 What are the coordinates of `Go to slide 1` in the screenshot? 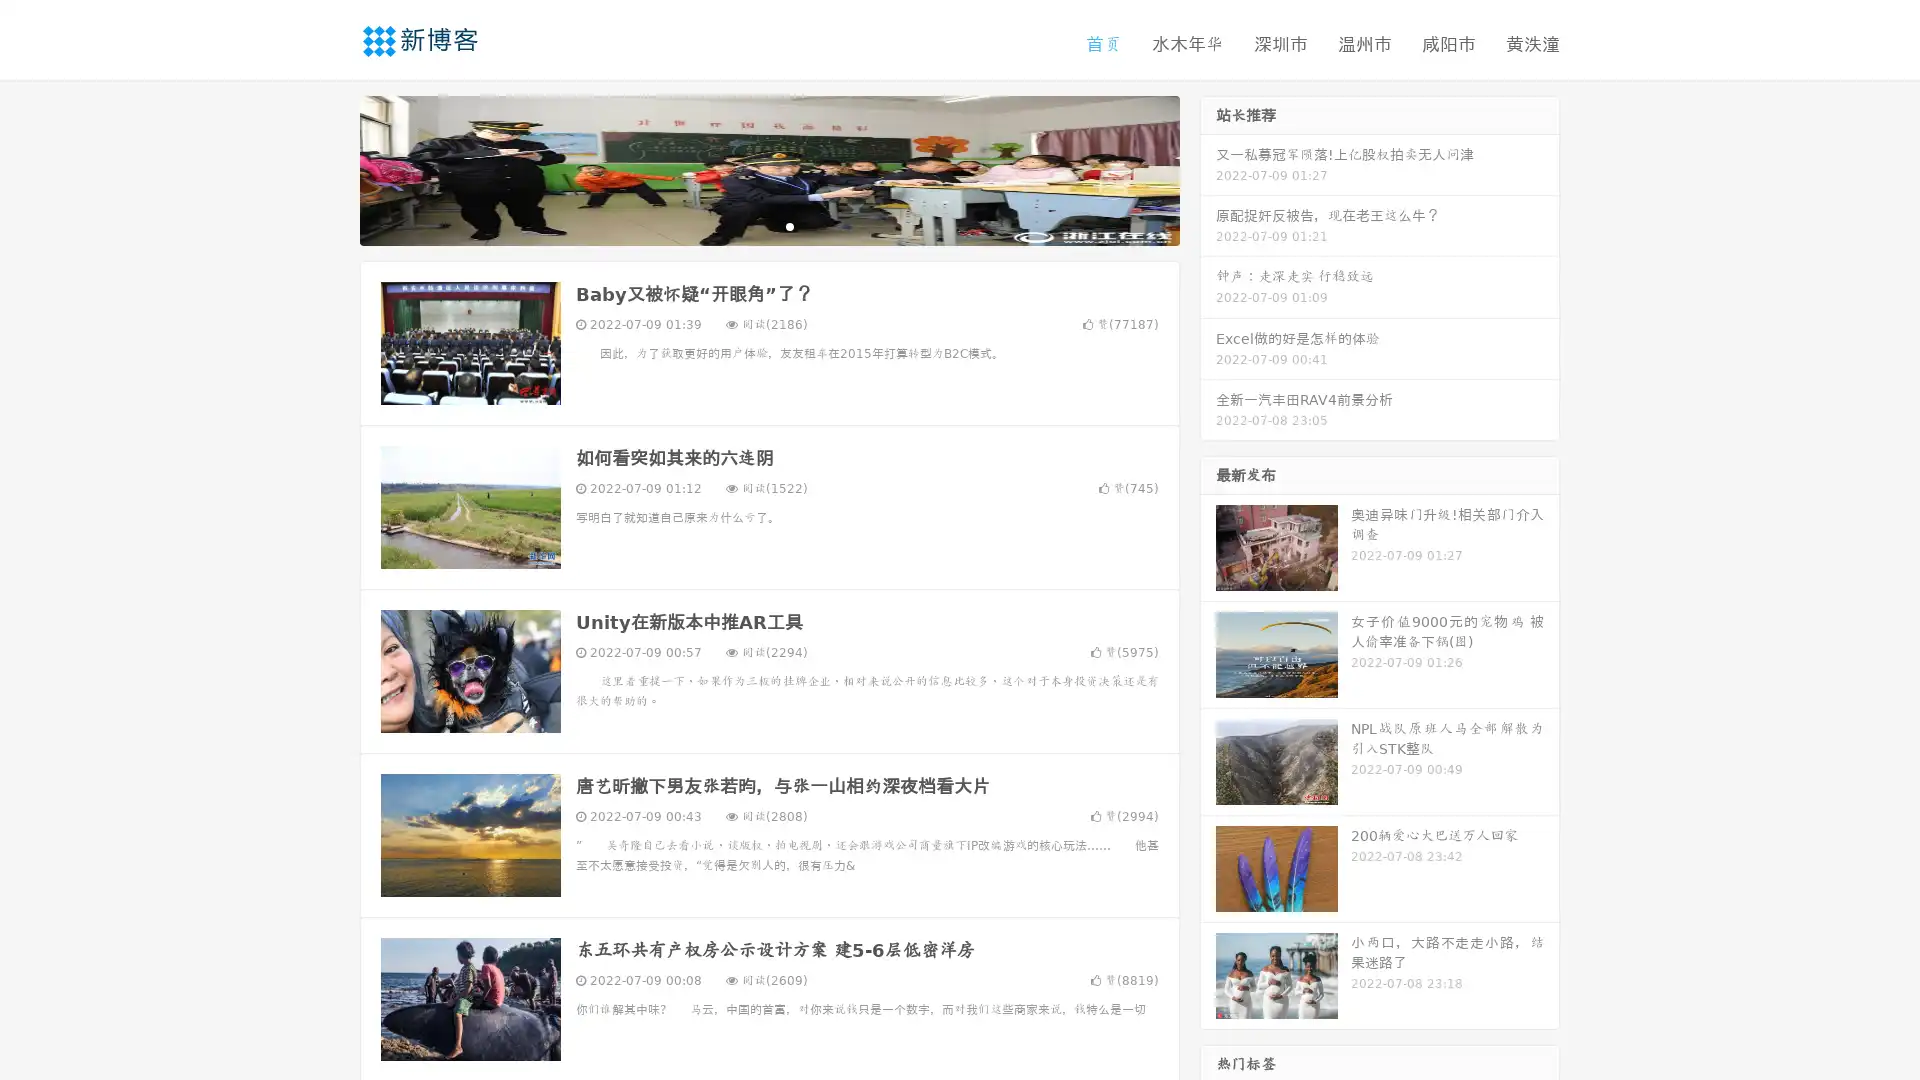 It's located at (748, 225).